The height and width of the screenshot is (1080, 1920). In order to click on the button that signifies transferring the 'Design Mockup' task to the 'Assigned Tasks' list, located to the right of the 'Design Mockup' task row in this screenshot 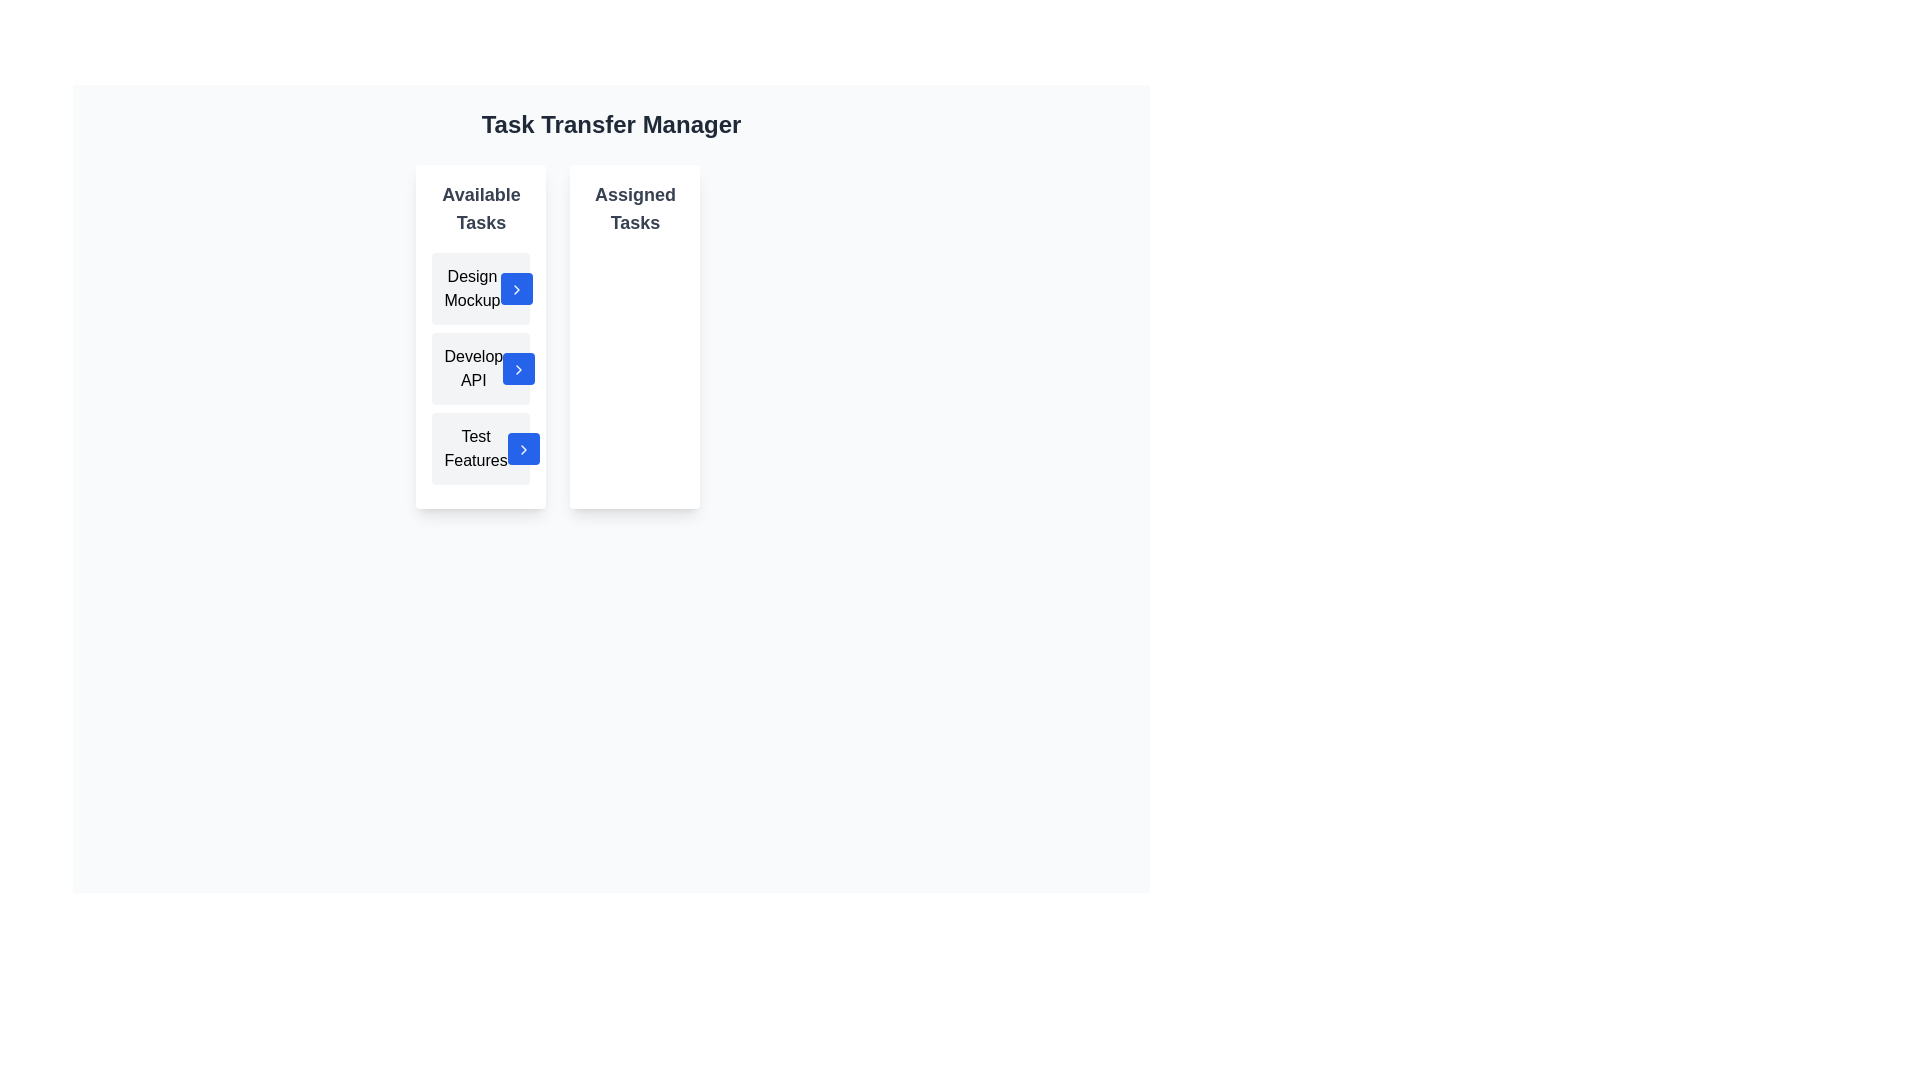, I will do `click(516, 289)`.